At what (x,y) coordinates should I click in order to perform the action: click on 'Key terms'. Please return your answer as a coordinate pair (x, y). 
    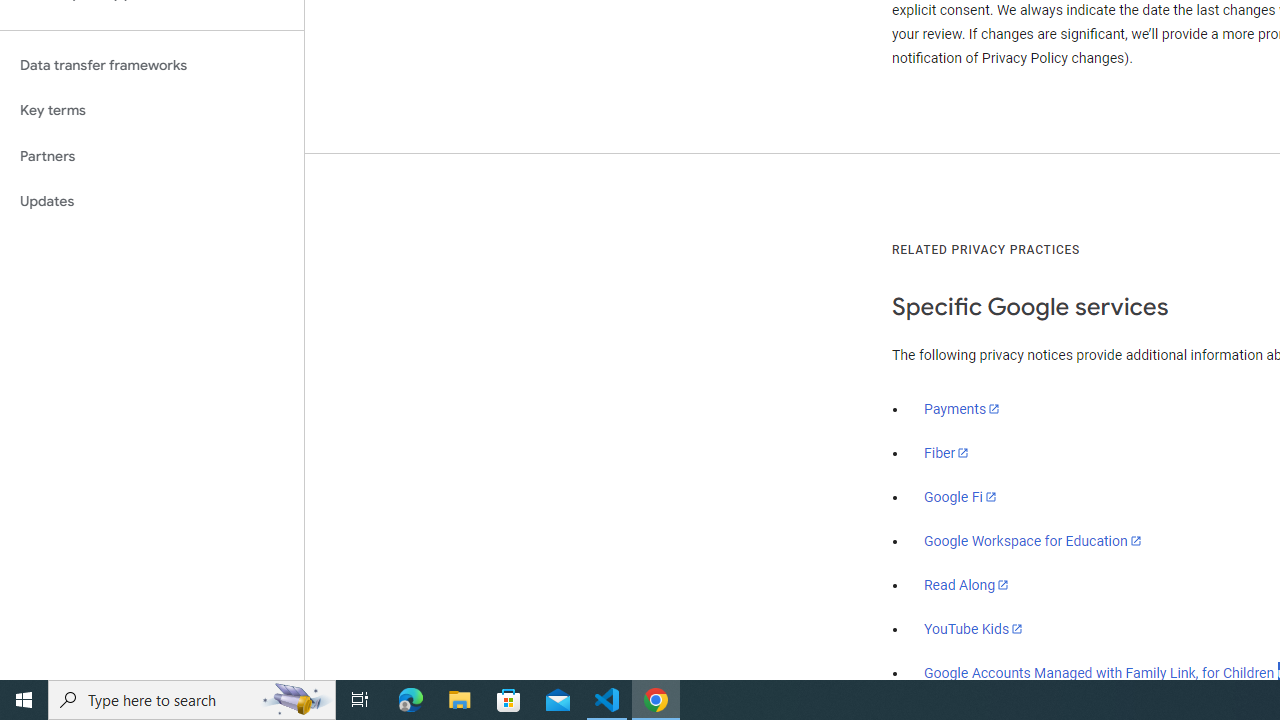
    Looking at the image, I should click on (151, 110).